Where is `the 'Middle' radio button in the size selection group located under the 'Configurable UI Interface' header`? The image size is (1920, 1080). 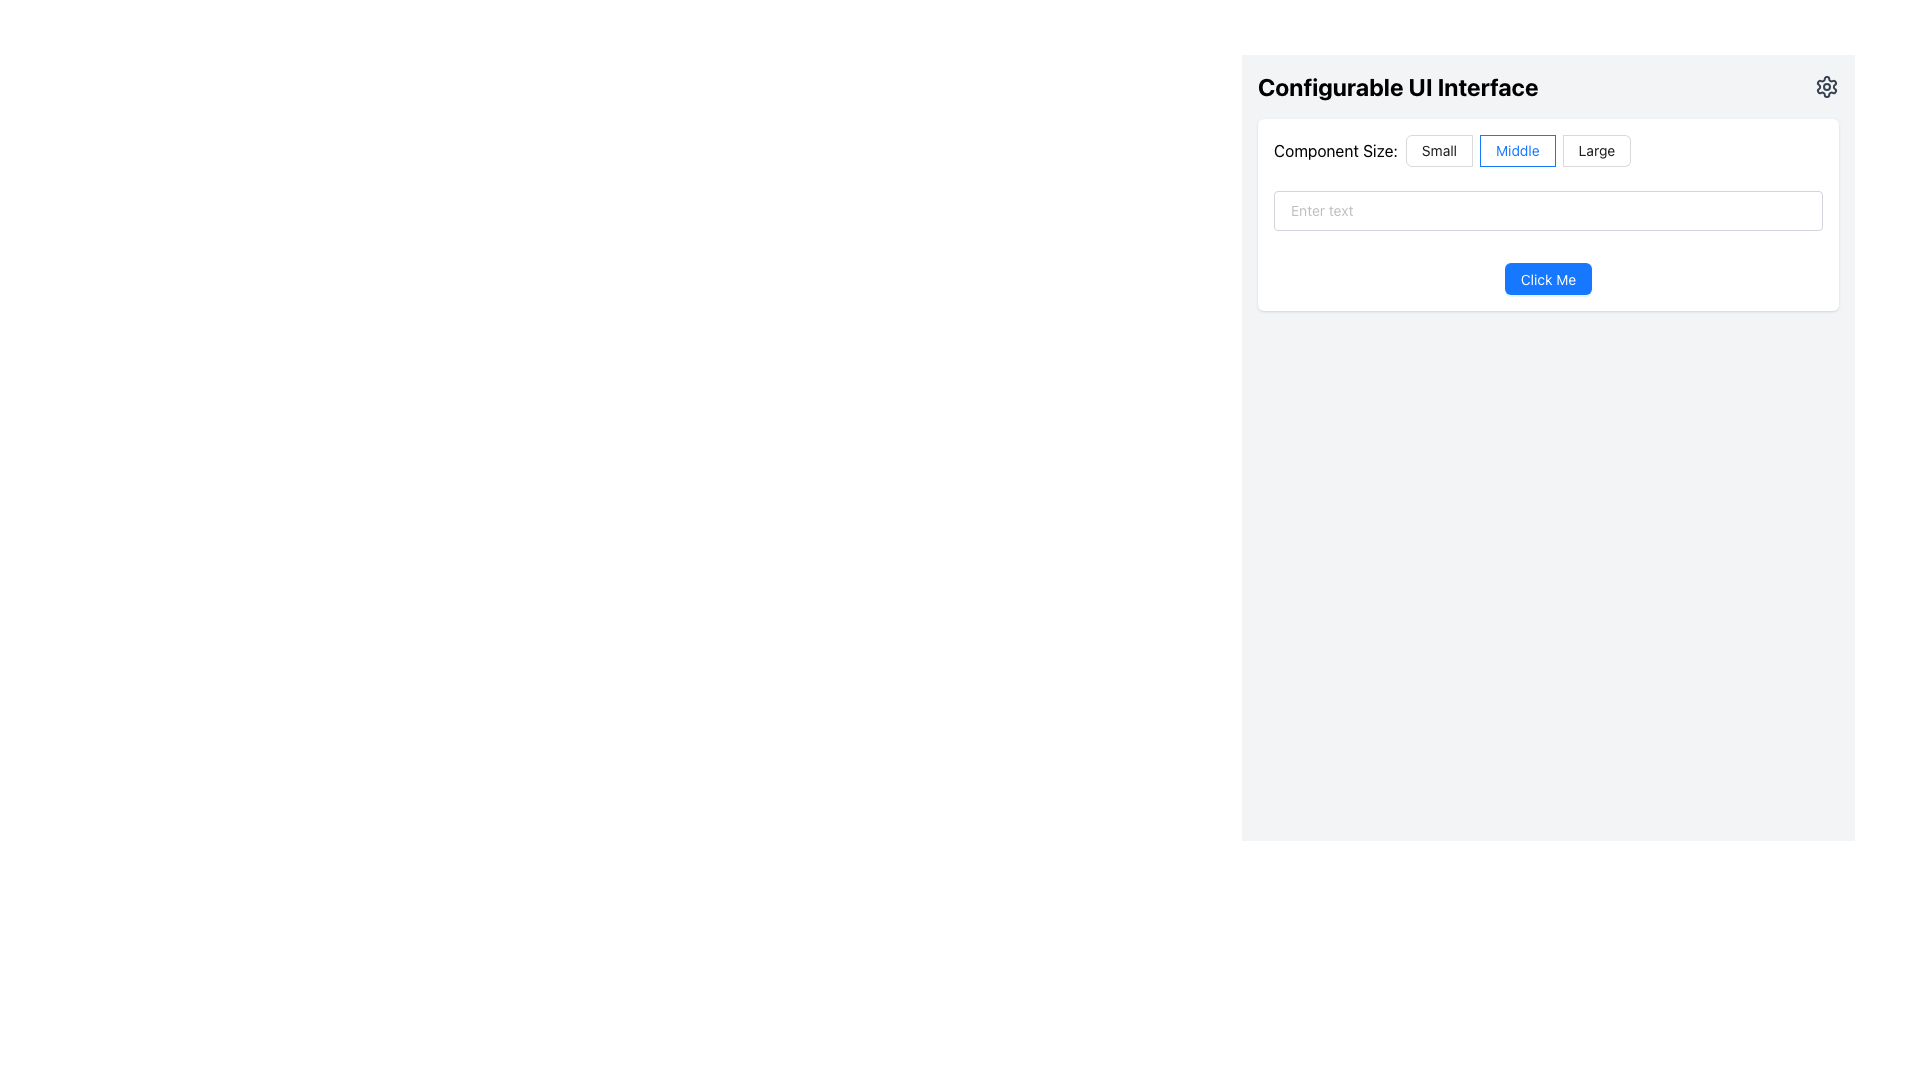 the 'Middle' radio button in the size selection group located under the 'Configurable UI Interface' header is located at coordinates (1547, 149).